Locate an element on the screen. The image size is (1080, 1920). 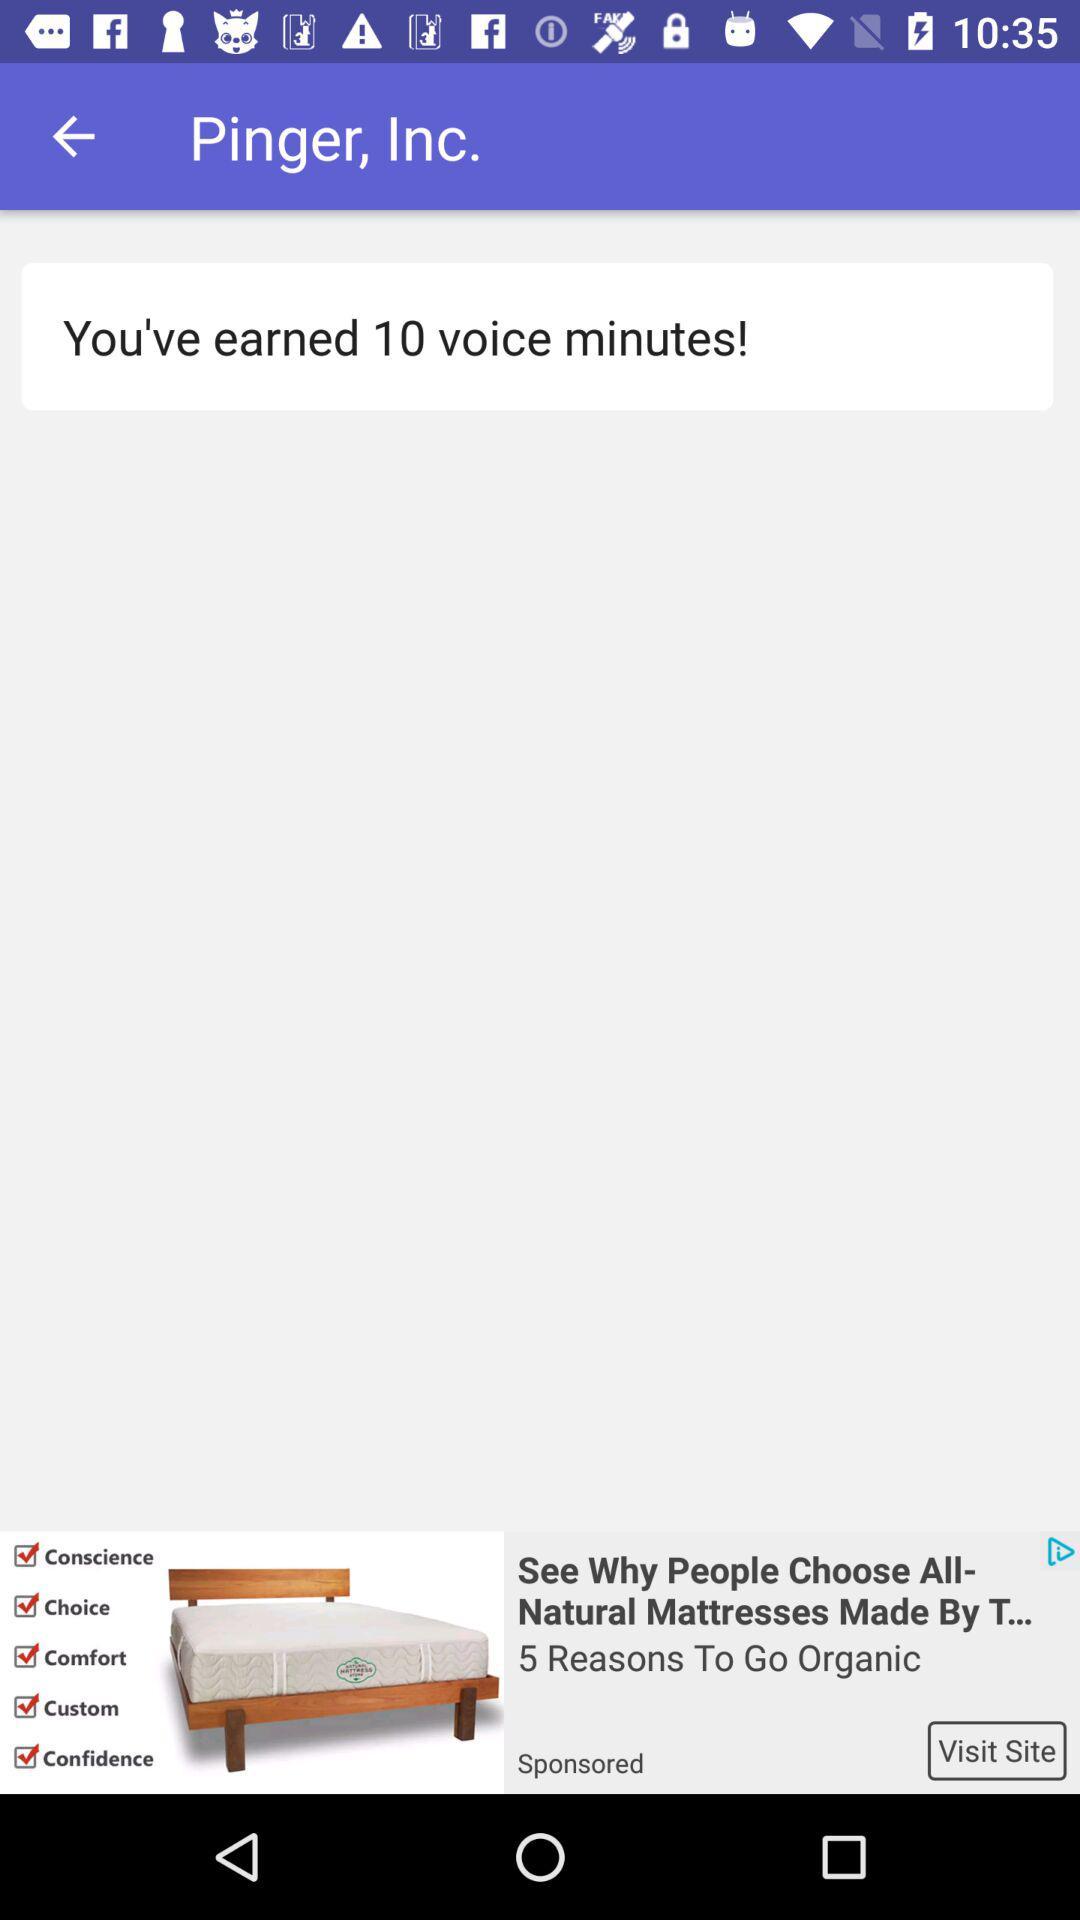
sponsored item is located at coordinates (722, 1749).